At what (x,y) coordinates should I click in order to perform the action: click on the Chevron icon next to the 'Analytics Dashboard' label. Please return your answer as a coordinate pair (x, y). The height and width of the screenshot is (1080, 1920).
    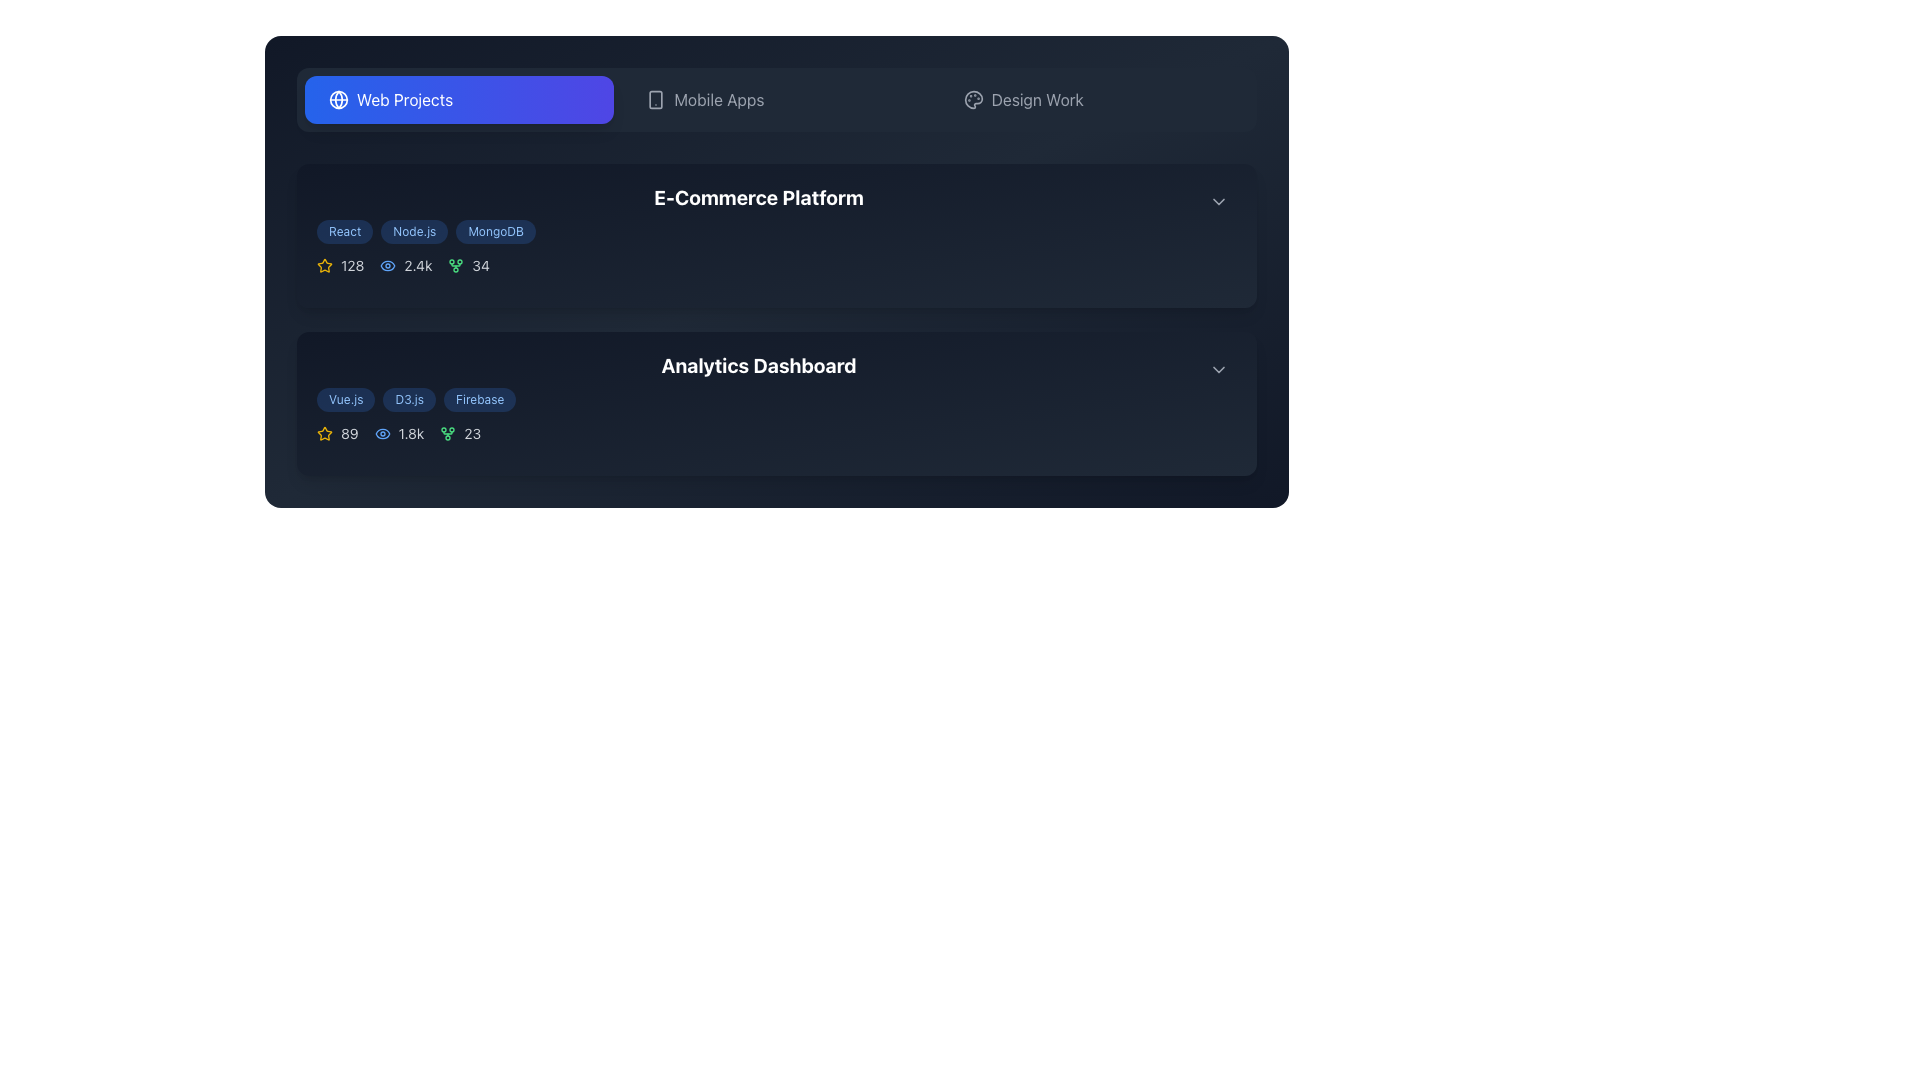
    Looking at the image, I should click on (1218, 370).